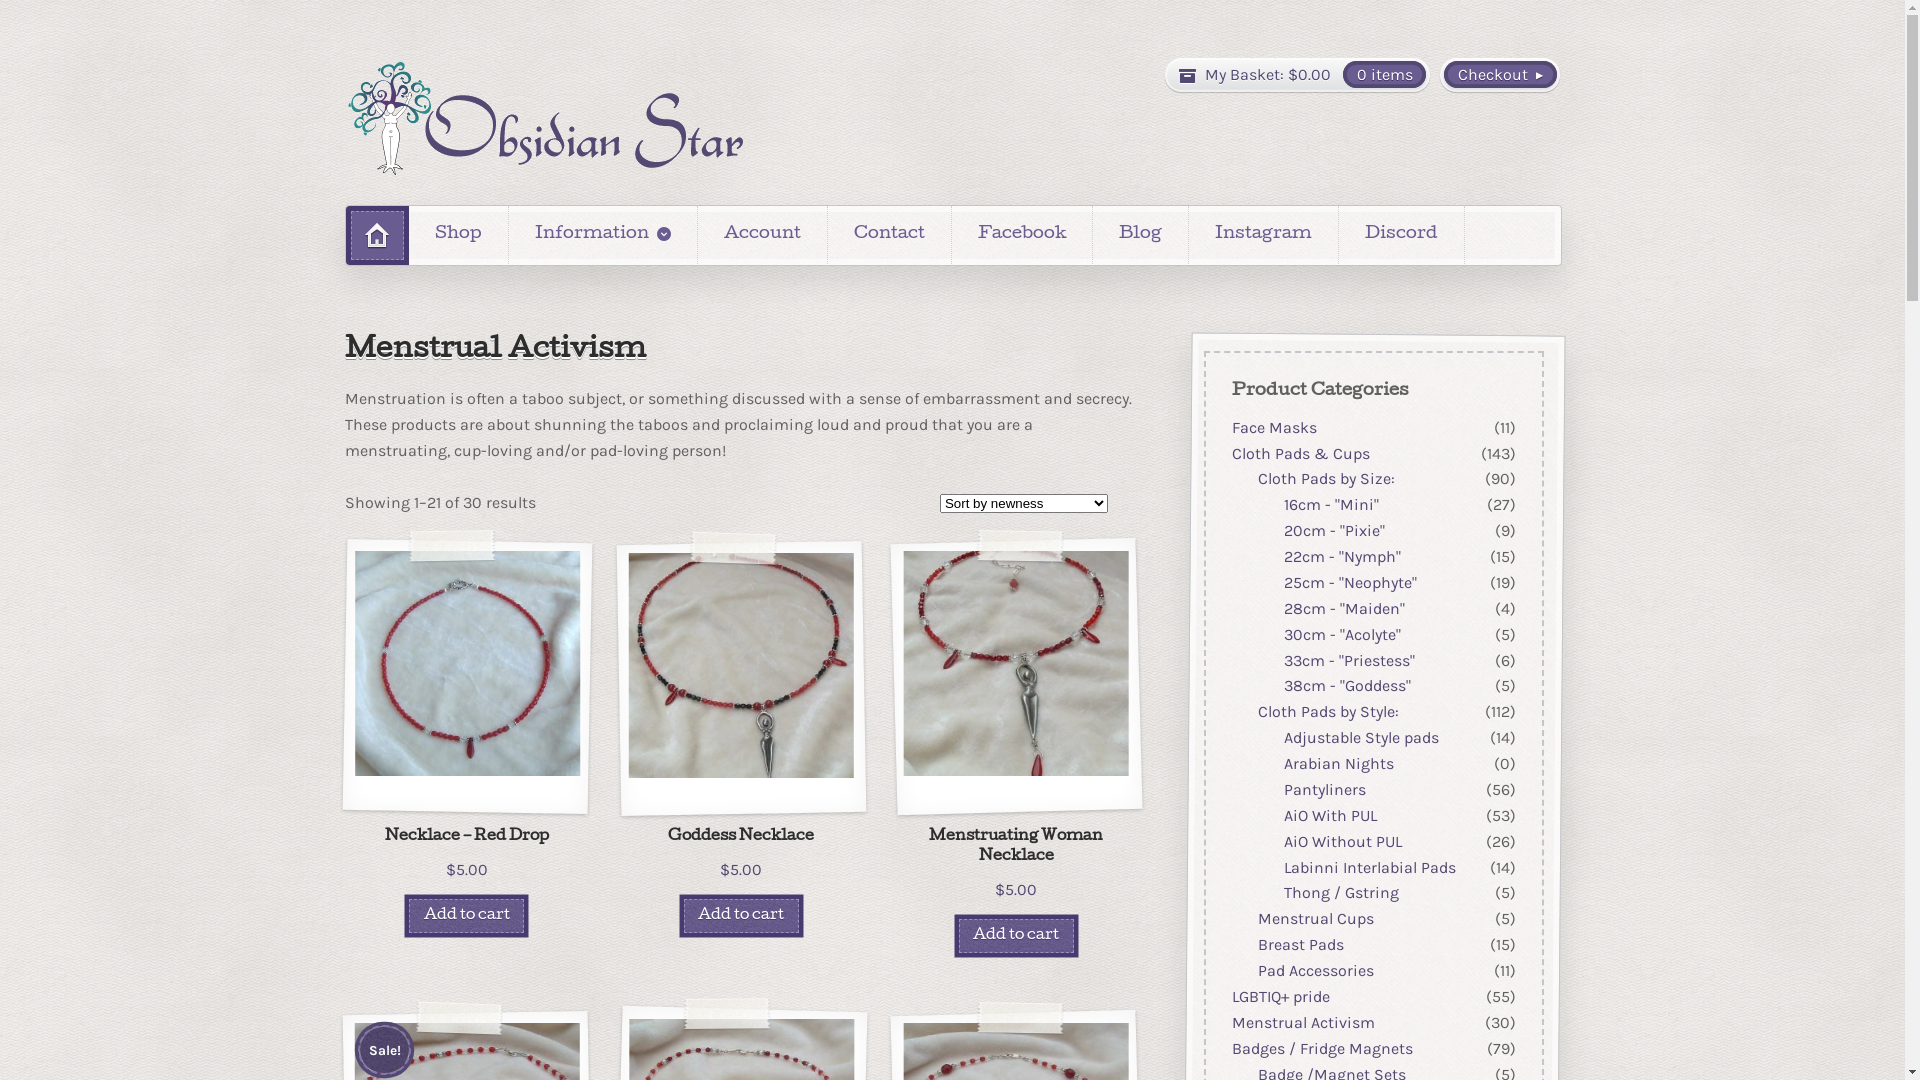 Image resolution: width=1920 pixels, height=1080 pixels. Describe the element at coordinates (1499, 73) in the screenshot. I see `'Checkout'` at that location.